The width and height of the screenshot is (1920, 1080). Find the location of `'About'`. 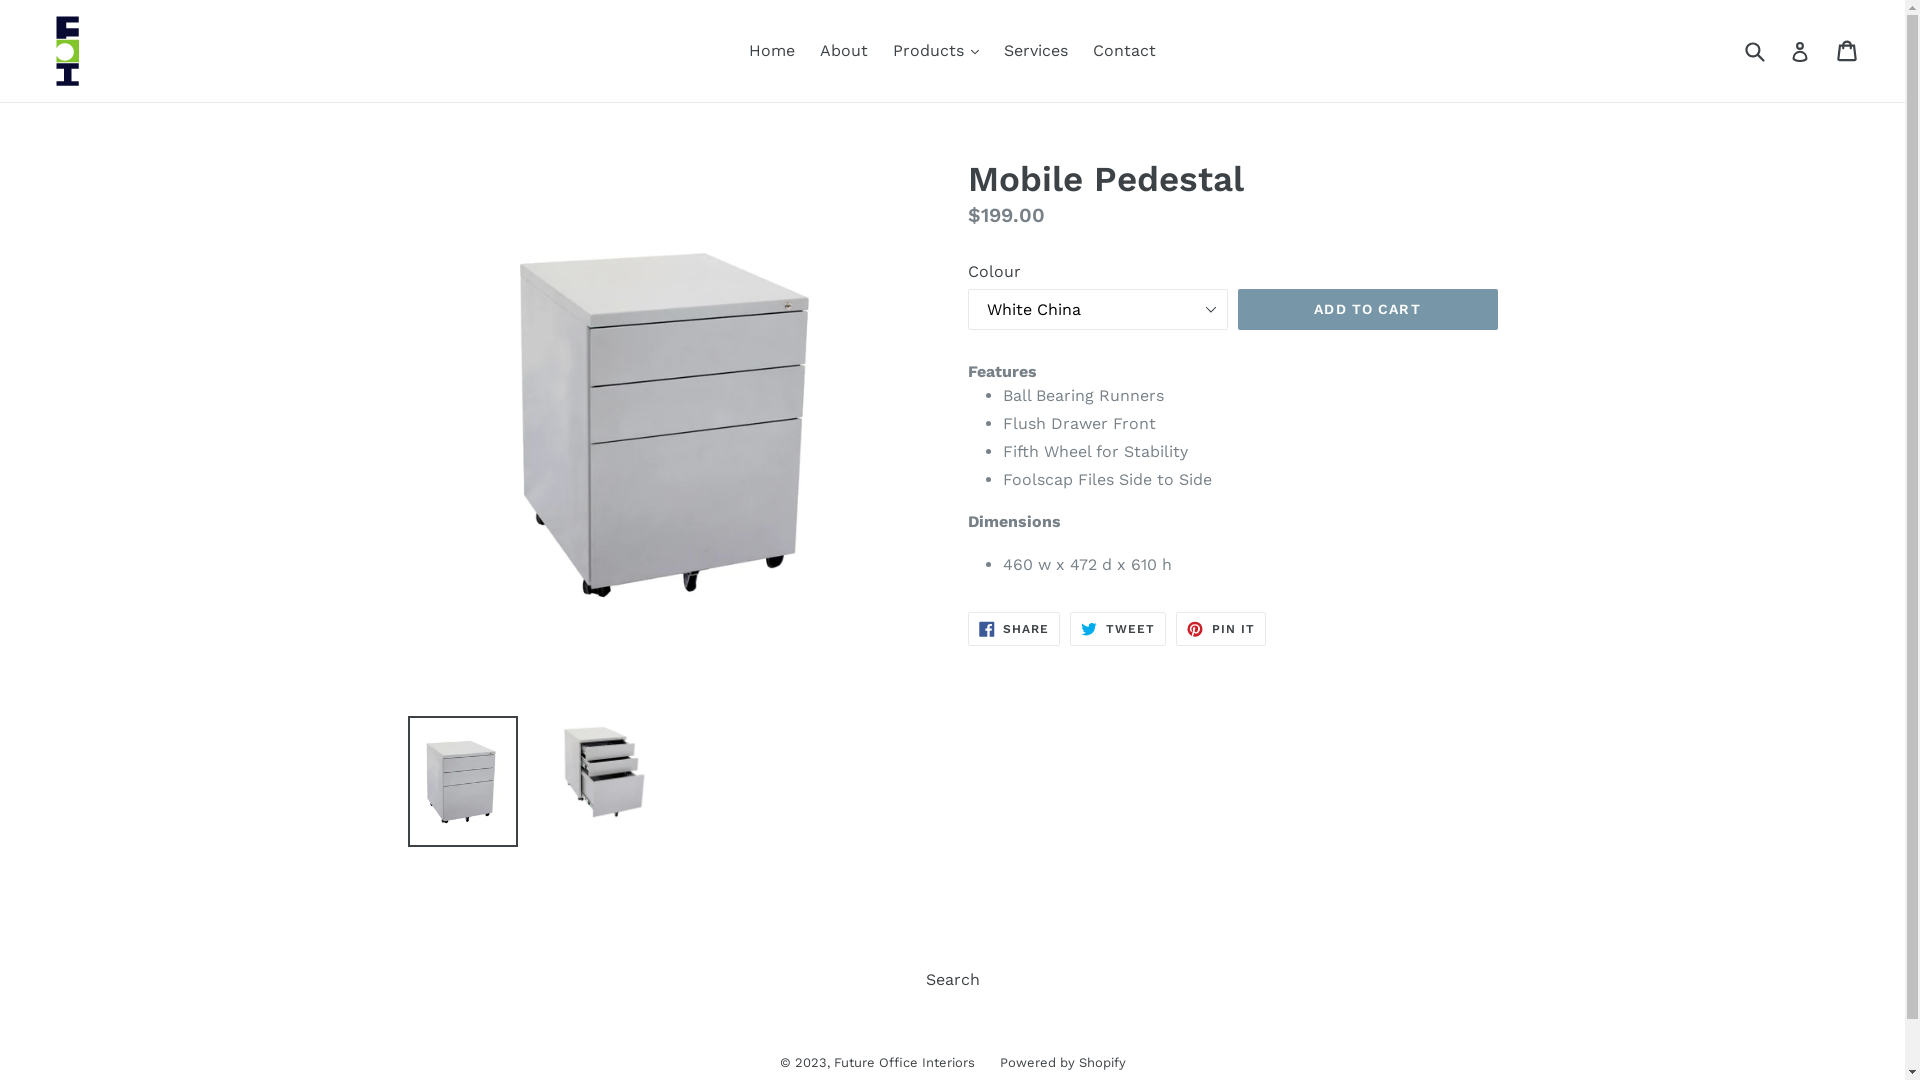

'About' is located at coordinates (844, 49).